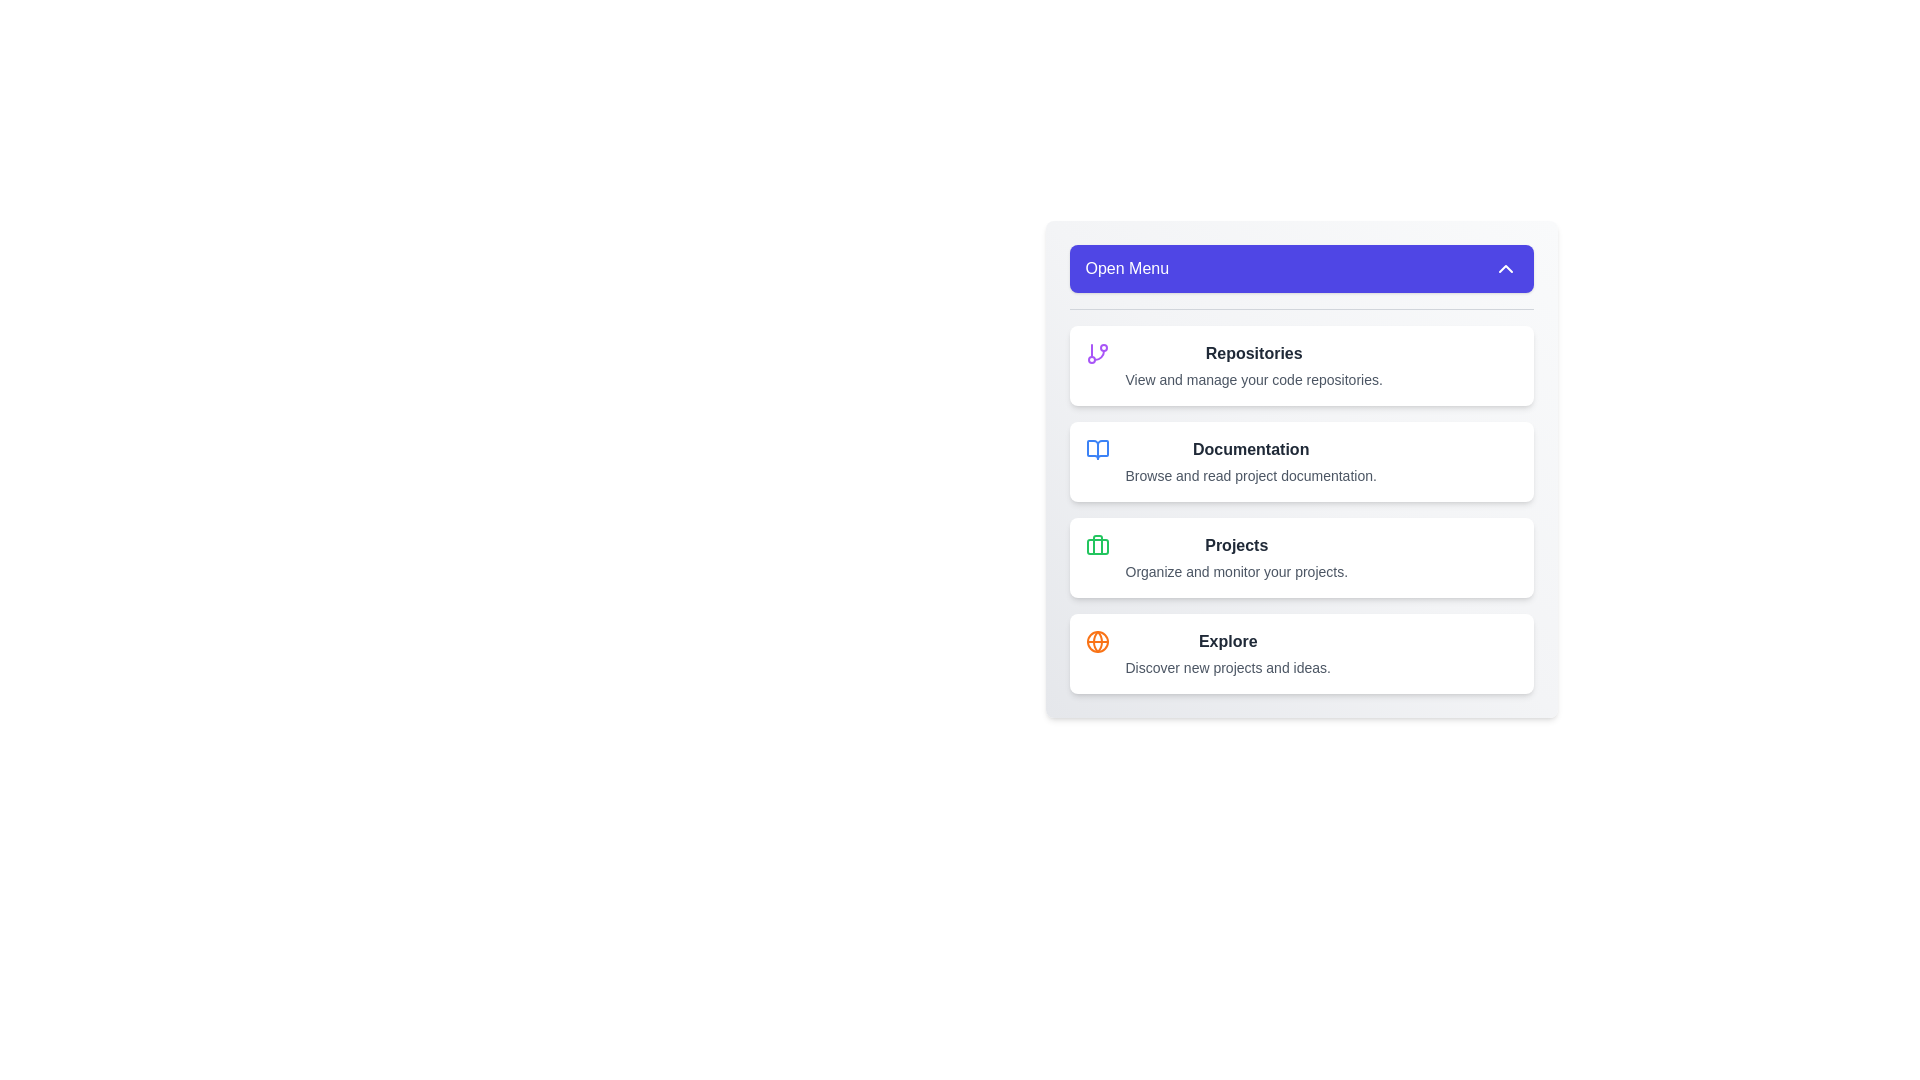  Describe the element at coordinates (1301, 366) in the screenshot. I see `the first clickable card labeled 'Repositories' in the sidebar` at that location.